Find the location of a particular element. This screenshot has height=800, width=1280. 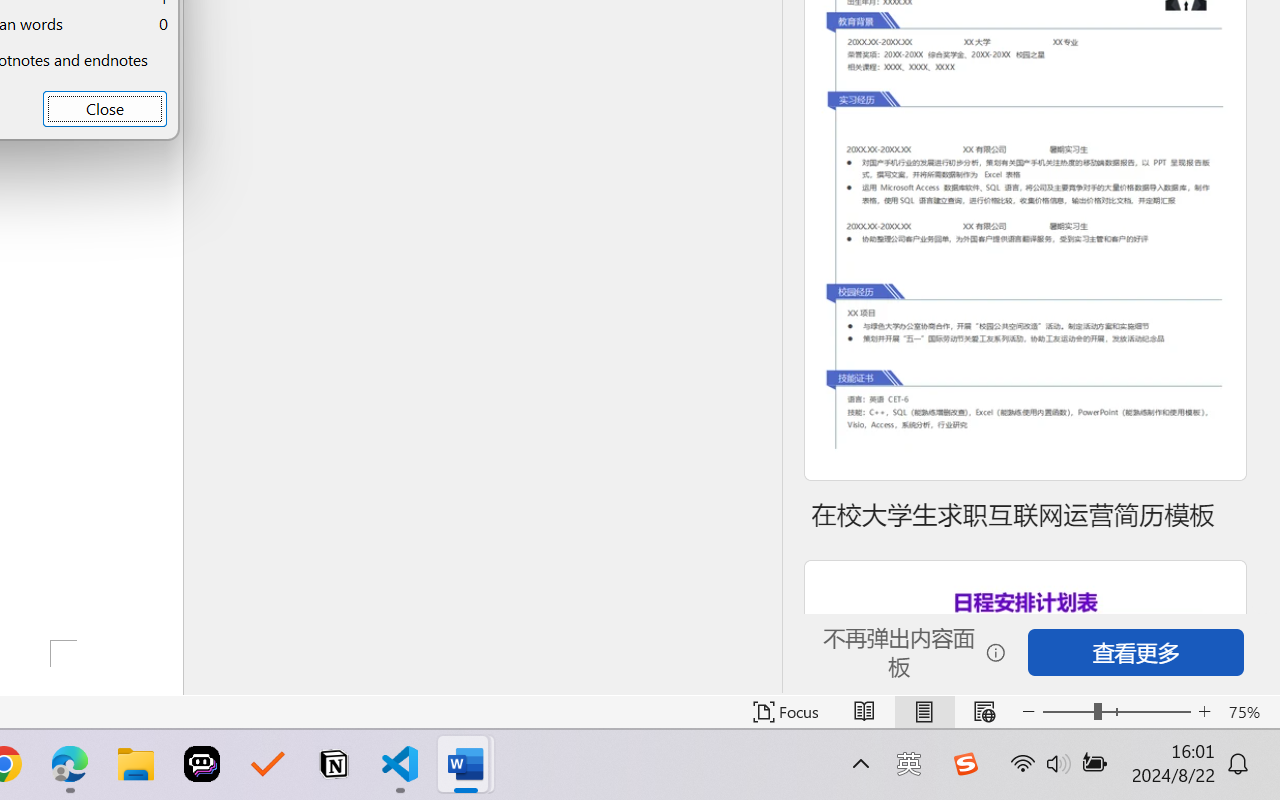

'Zoom In' is located at coordinates (1204, 711).